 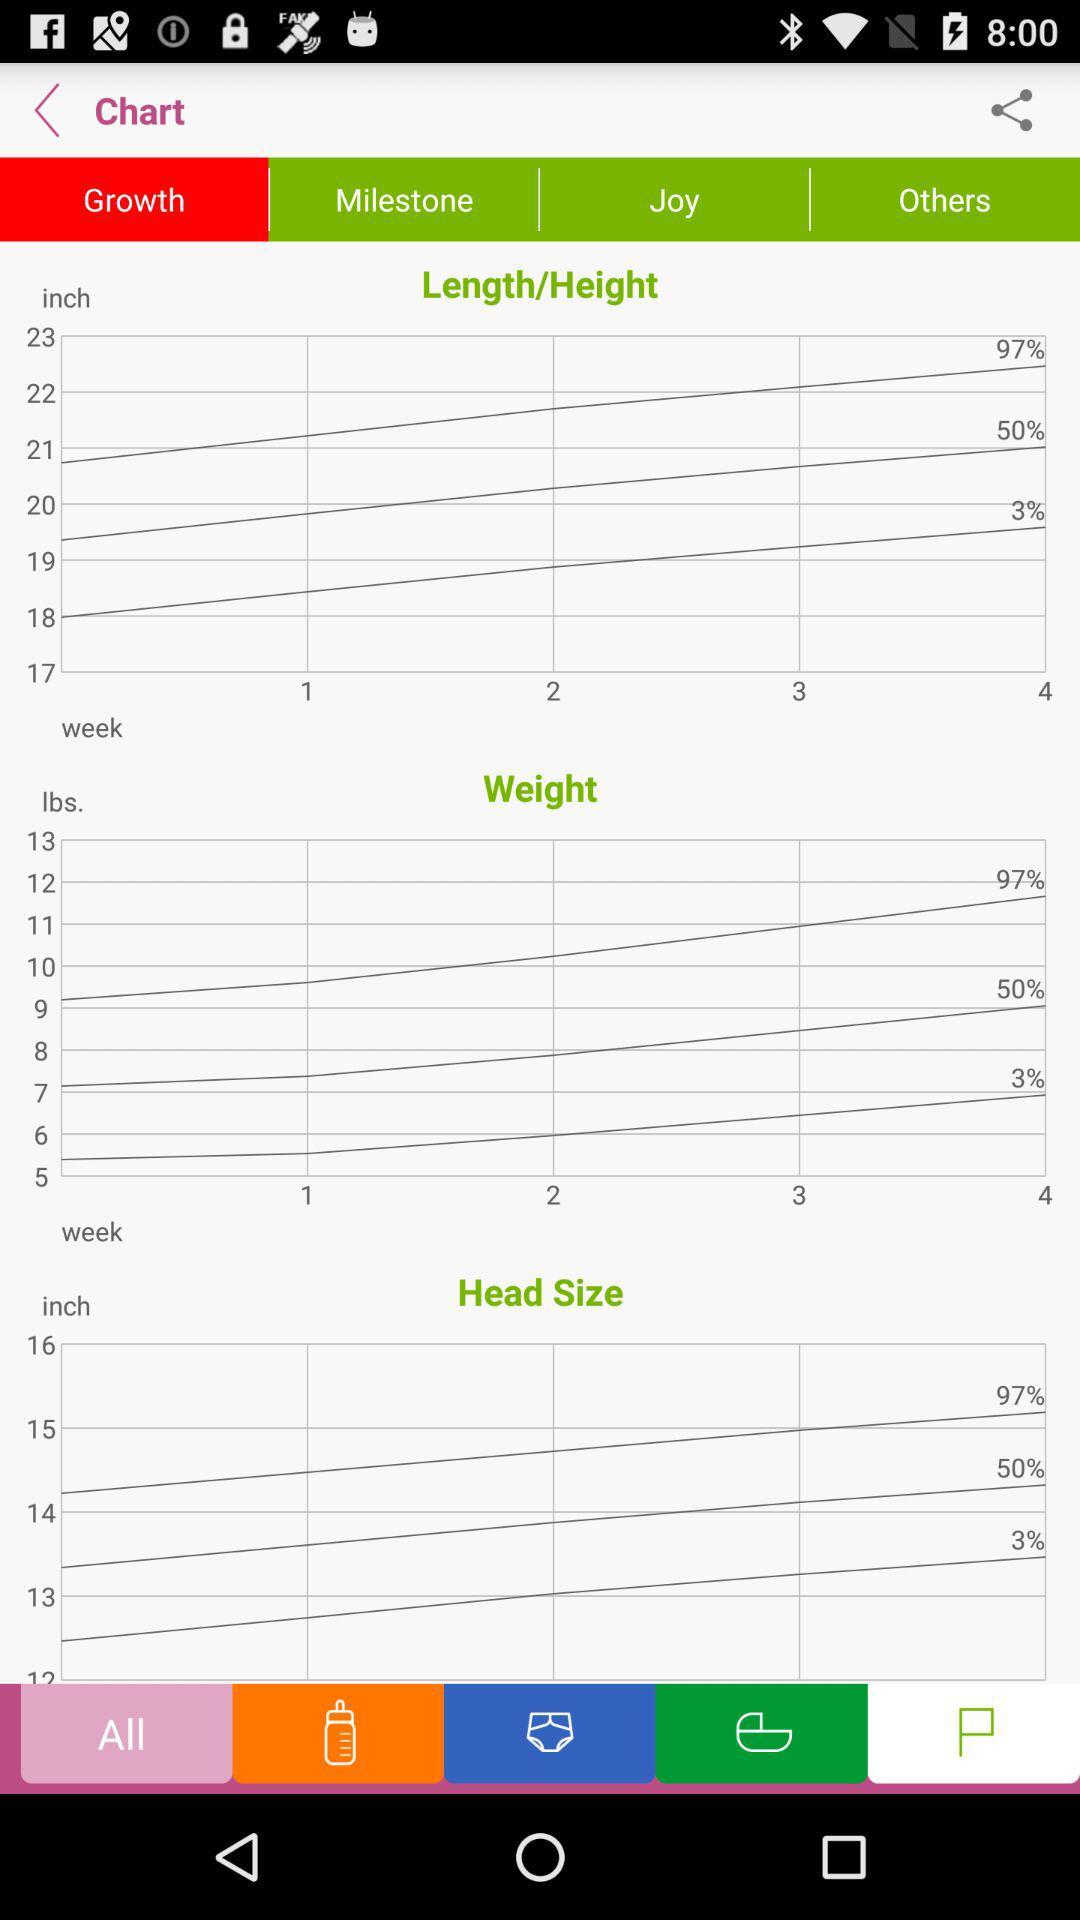 What do you see at coordinates (761, 1737) in the screenshot?
I see `show graph` at bounding box center [761, 1737].